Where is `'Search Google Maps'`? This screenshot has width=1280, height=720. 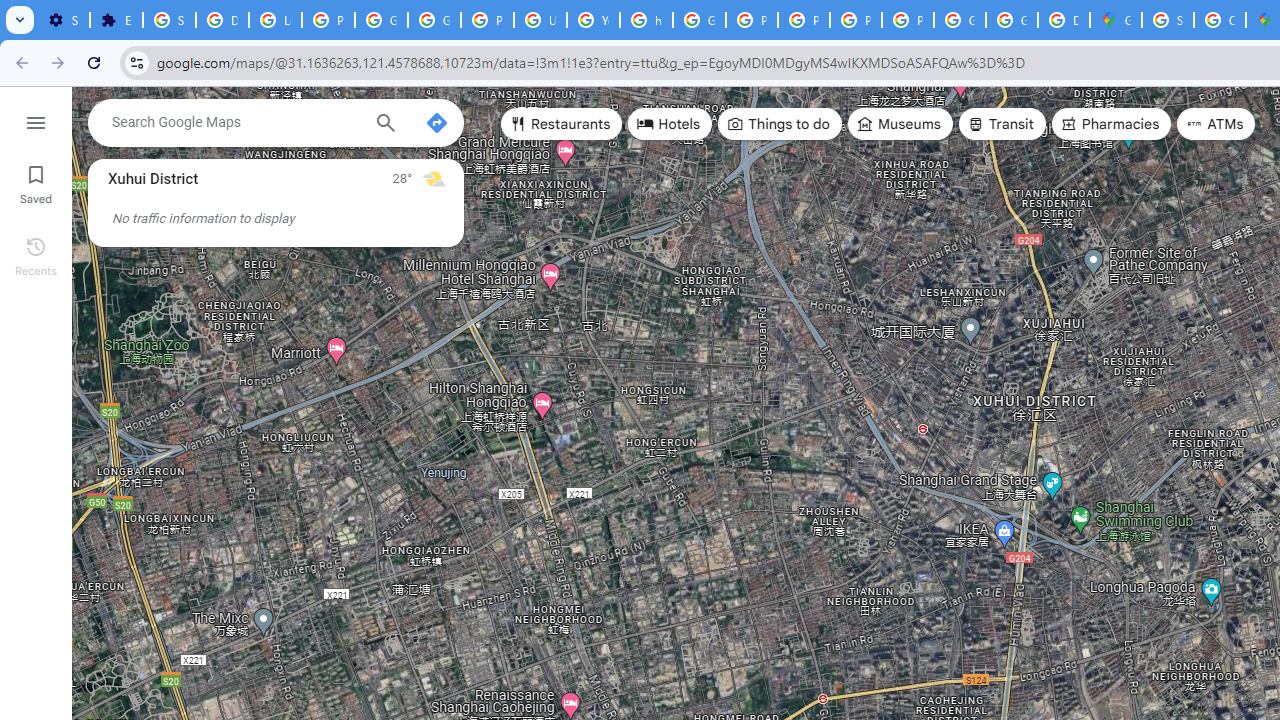 'Search Google Maps' is located at coordinates (235, 122).